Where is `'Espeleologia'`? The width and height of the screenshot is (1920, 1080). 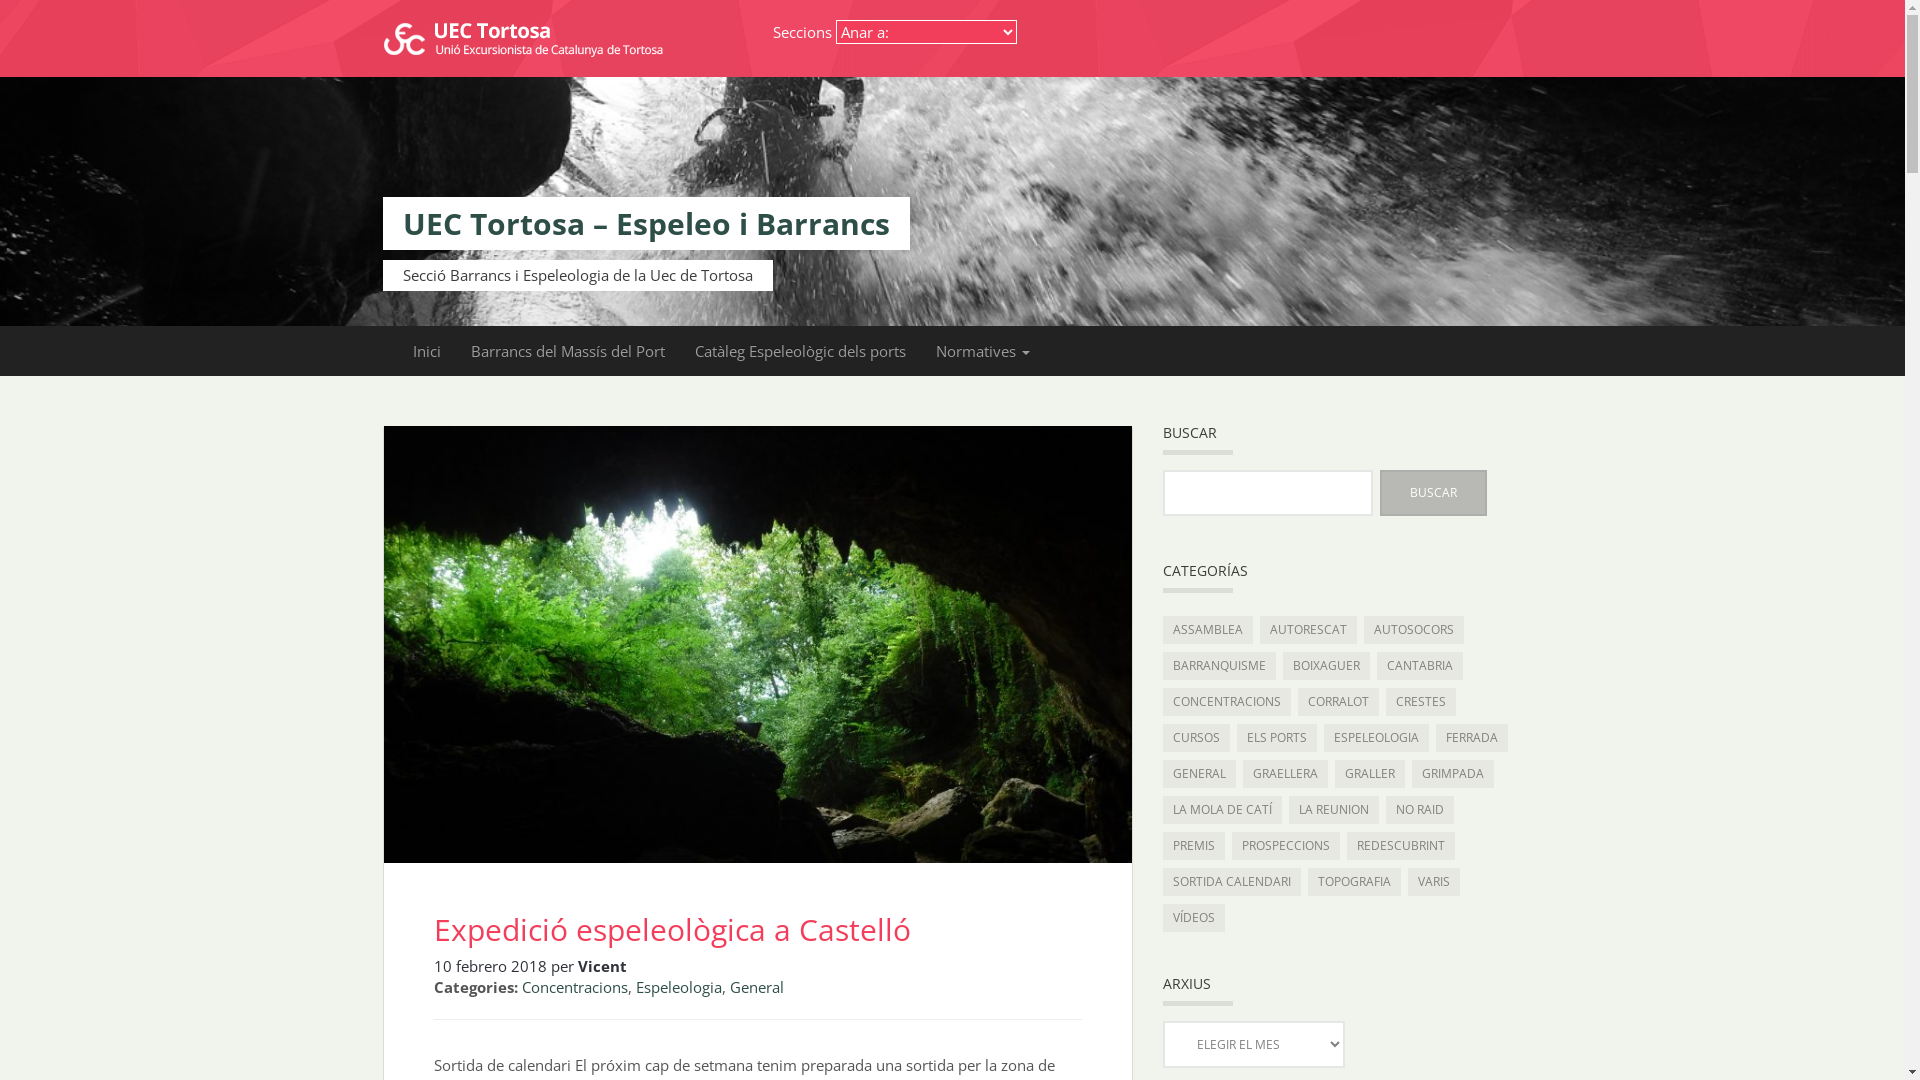 'Espeleologia' is located at coordinates (678, 986).